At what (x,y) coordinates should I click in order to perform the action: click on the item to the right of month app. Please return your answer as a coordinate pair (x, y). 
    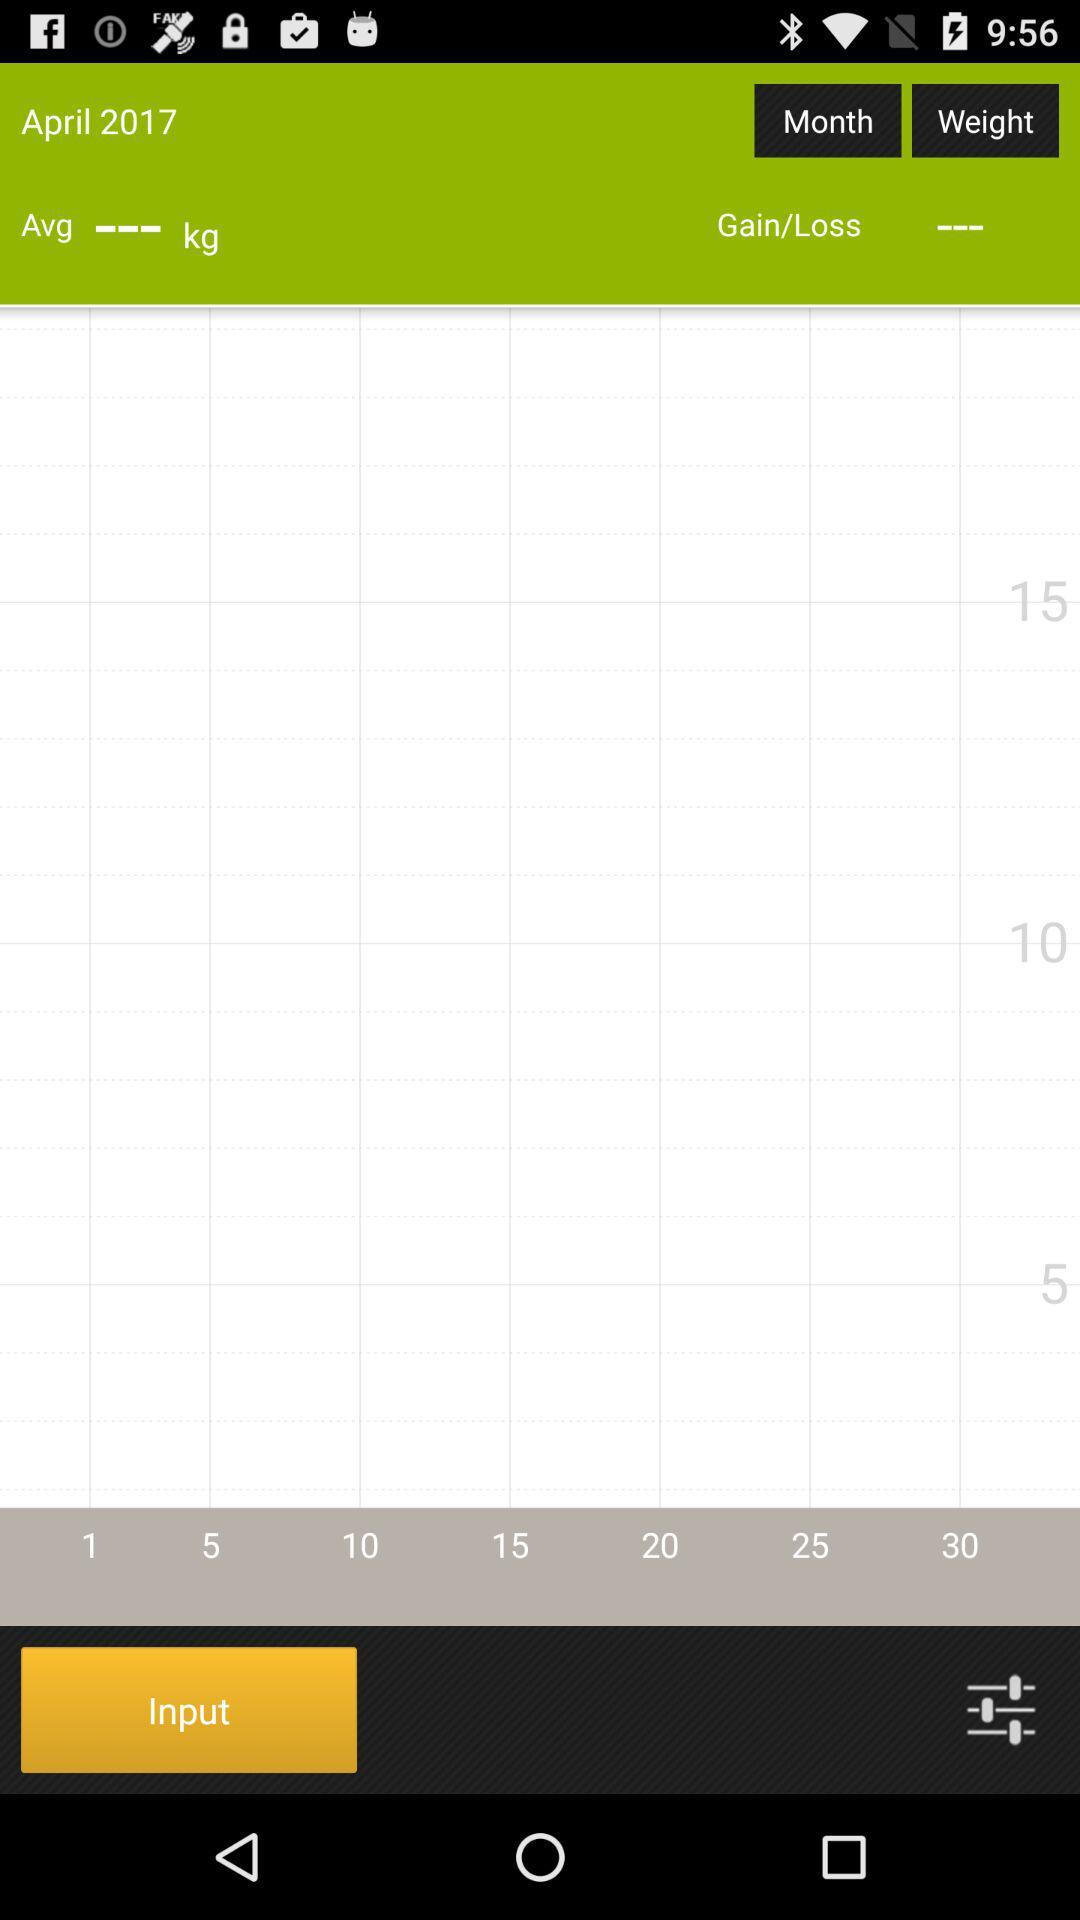
    Looking at the image, I should click on (984, 119).